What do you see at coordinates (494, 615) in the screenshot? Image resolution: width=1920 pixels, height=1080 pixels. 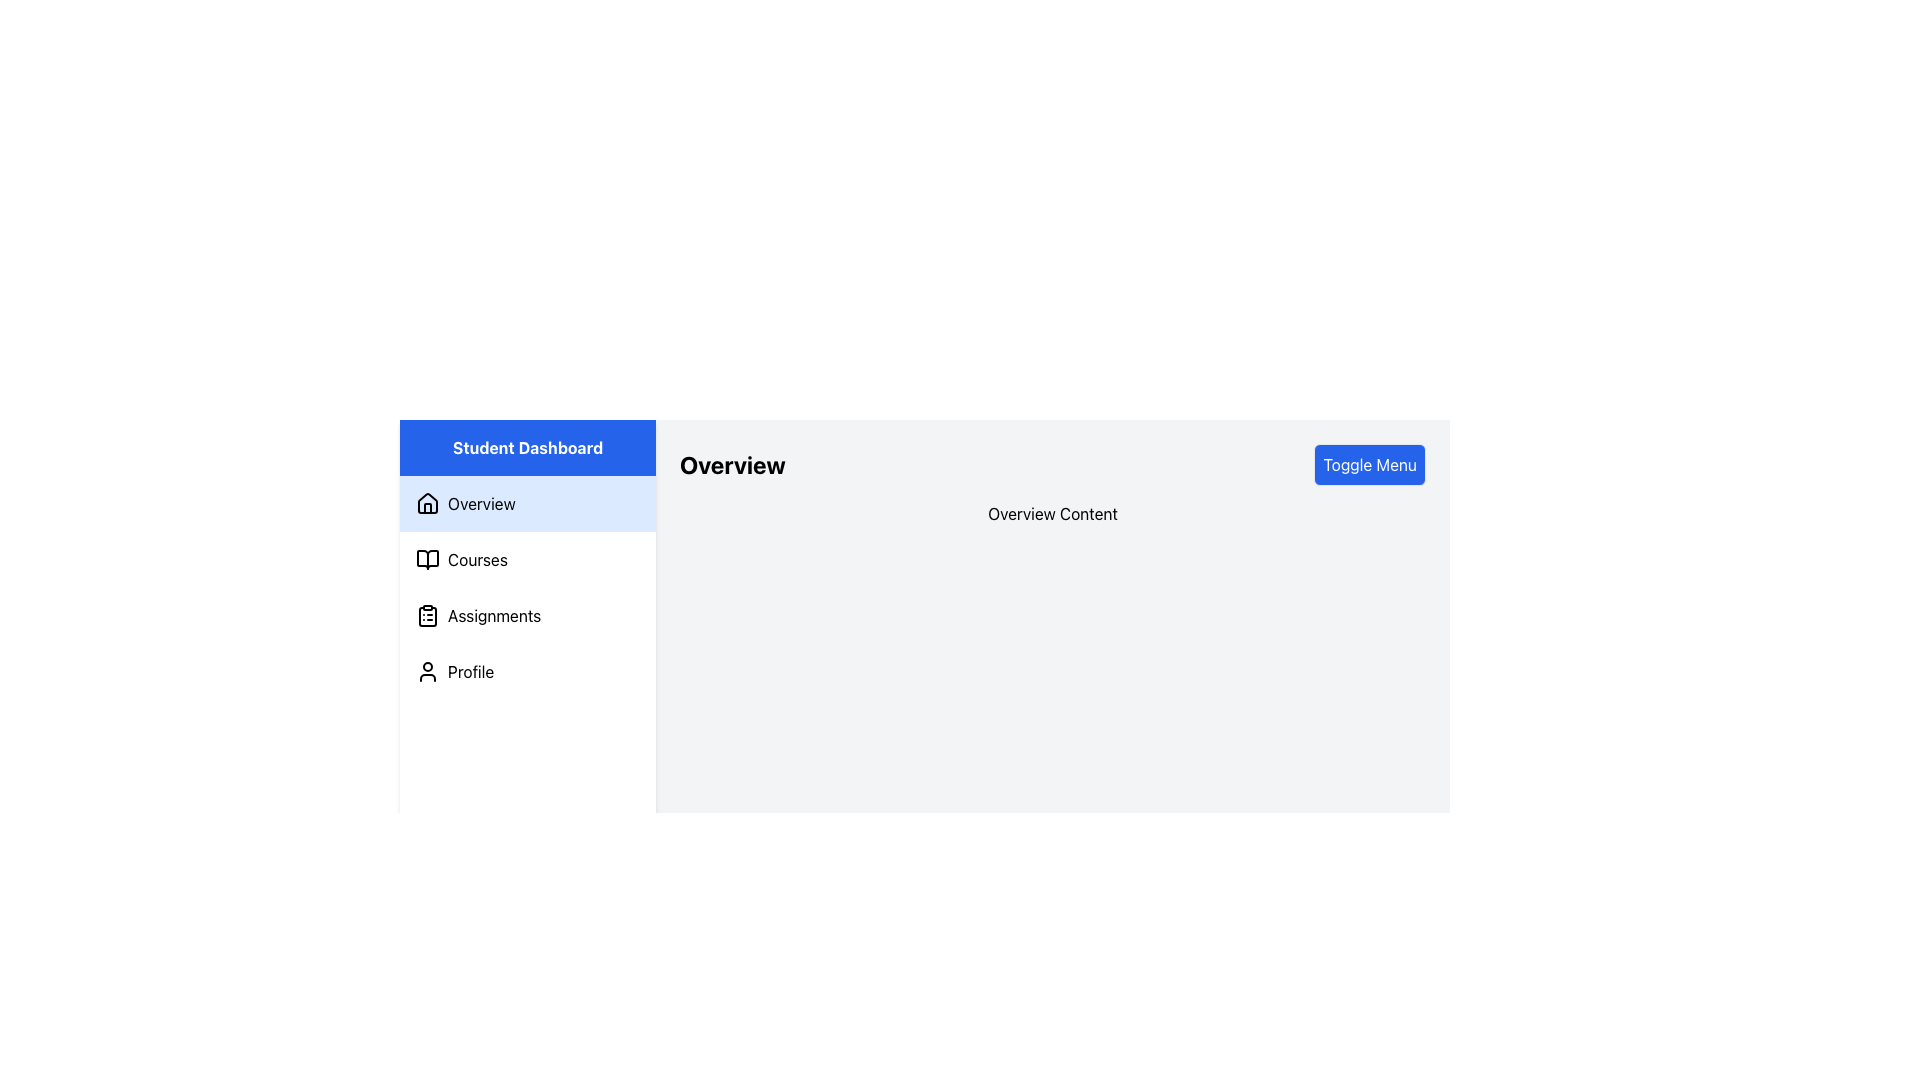 I see `the 'Assignments' text label located in the navigation menu, positioned below 'Courses' and above 'Profile'` at bounding box center [494, 615].